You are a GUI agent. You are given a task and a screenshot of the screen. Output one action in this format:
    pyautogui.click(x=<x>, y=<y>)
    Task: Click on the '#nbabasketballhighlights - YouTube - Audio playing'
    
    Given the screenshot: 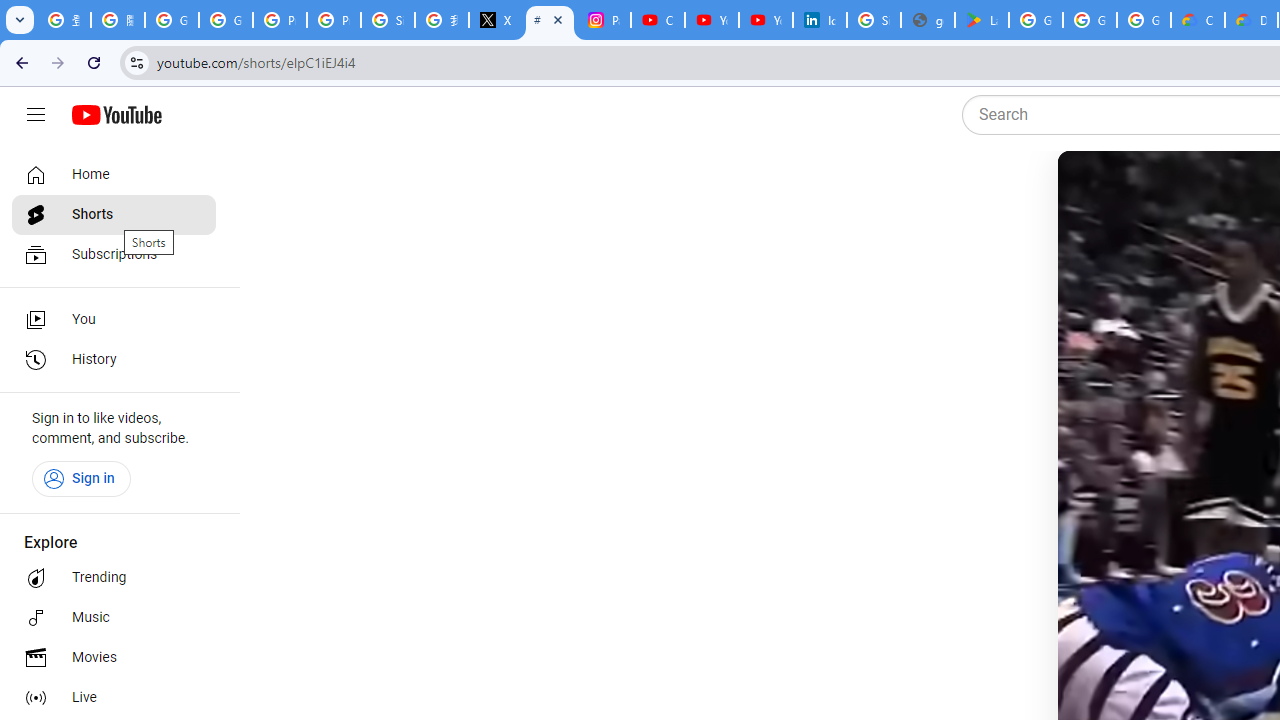 What is the action you would take?
    pyautogui.click(x=550, y=20)
    